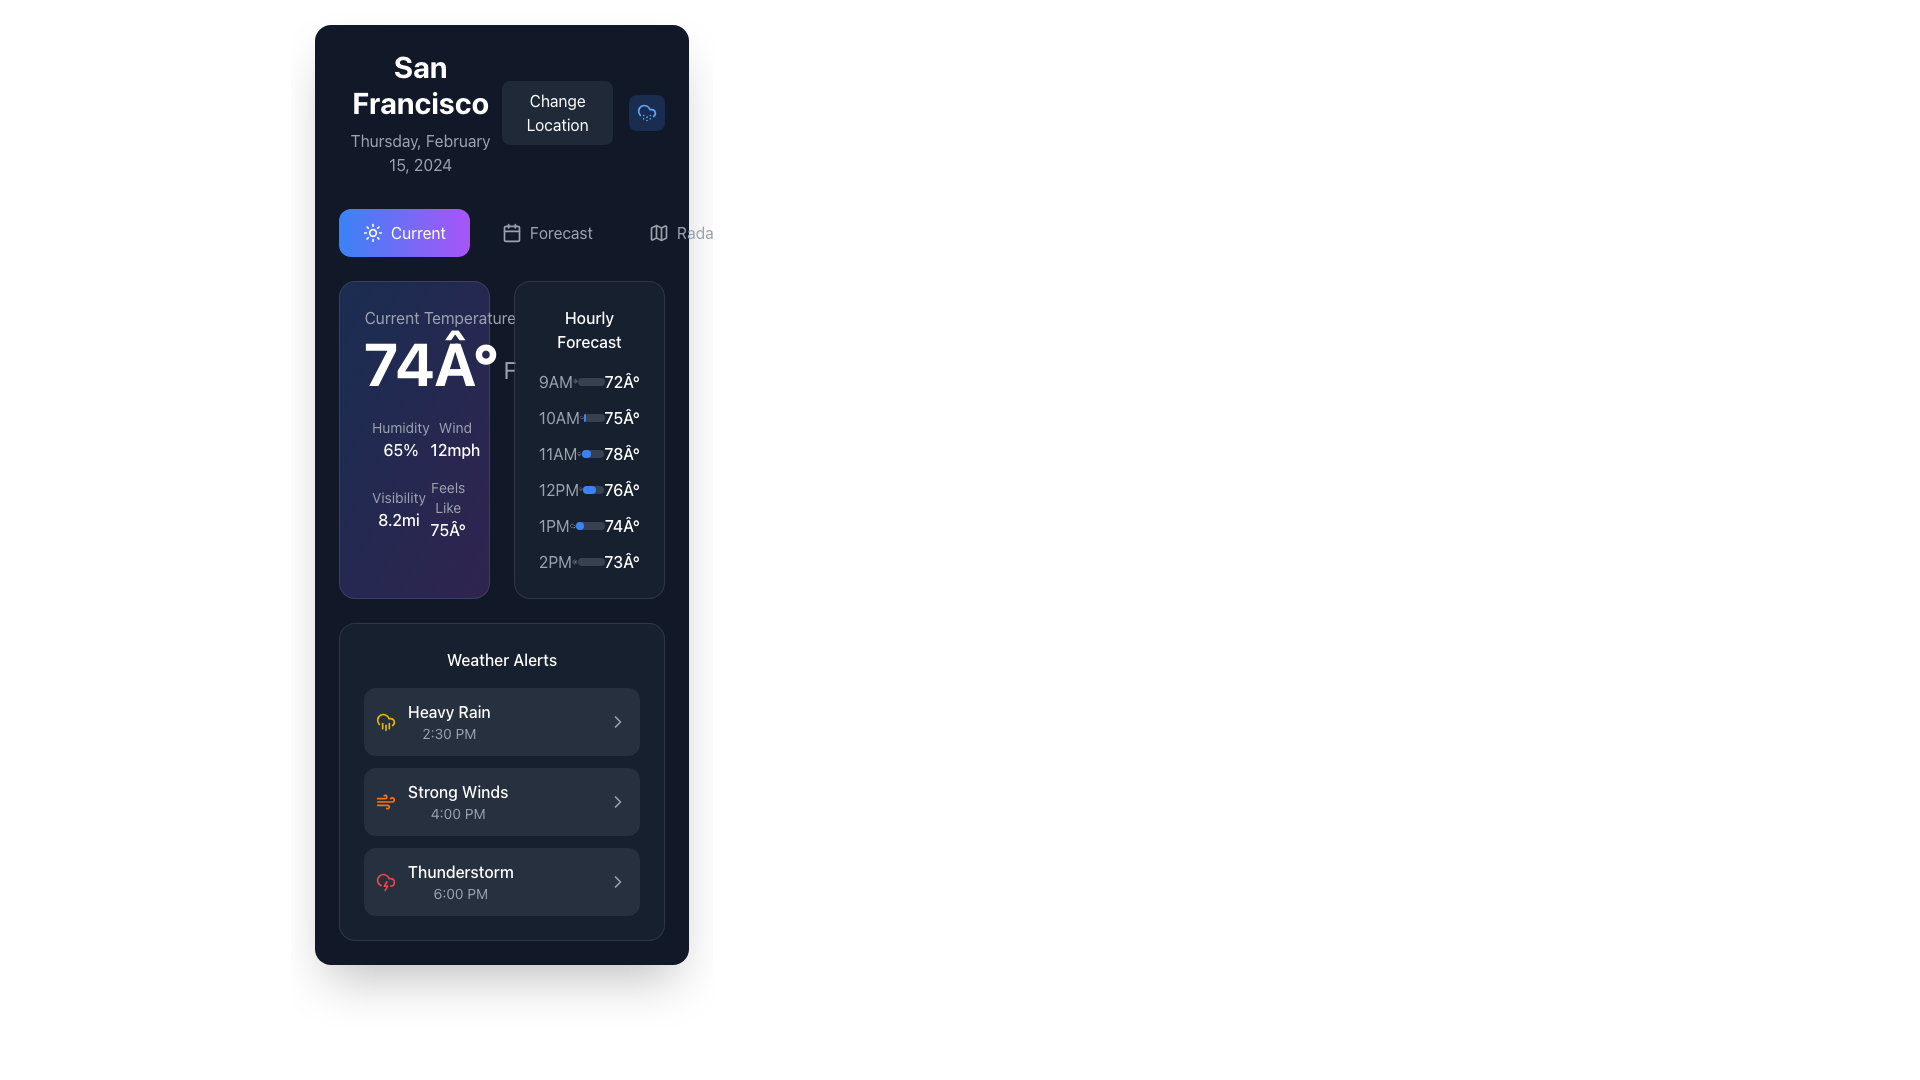 This screenshot has height=1080, width=1920. Describe the element at coordinates (592, 454) in the screenshot. I see `the slim rectangular progress bar indicating progress for the '11AM' hourly forecast in the 'Hourly Forecast' panel` at that location.